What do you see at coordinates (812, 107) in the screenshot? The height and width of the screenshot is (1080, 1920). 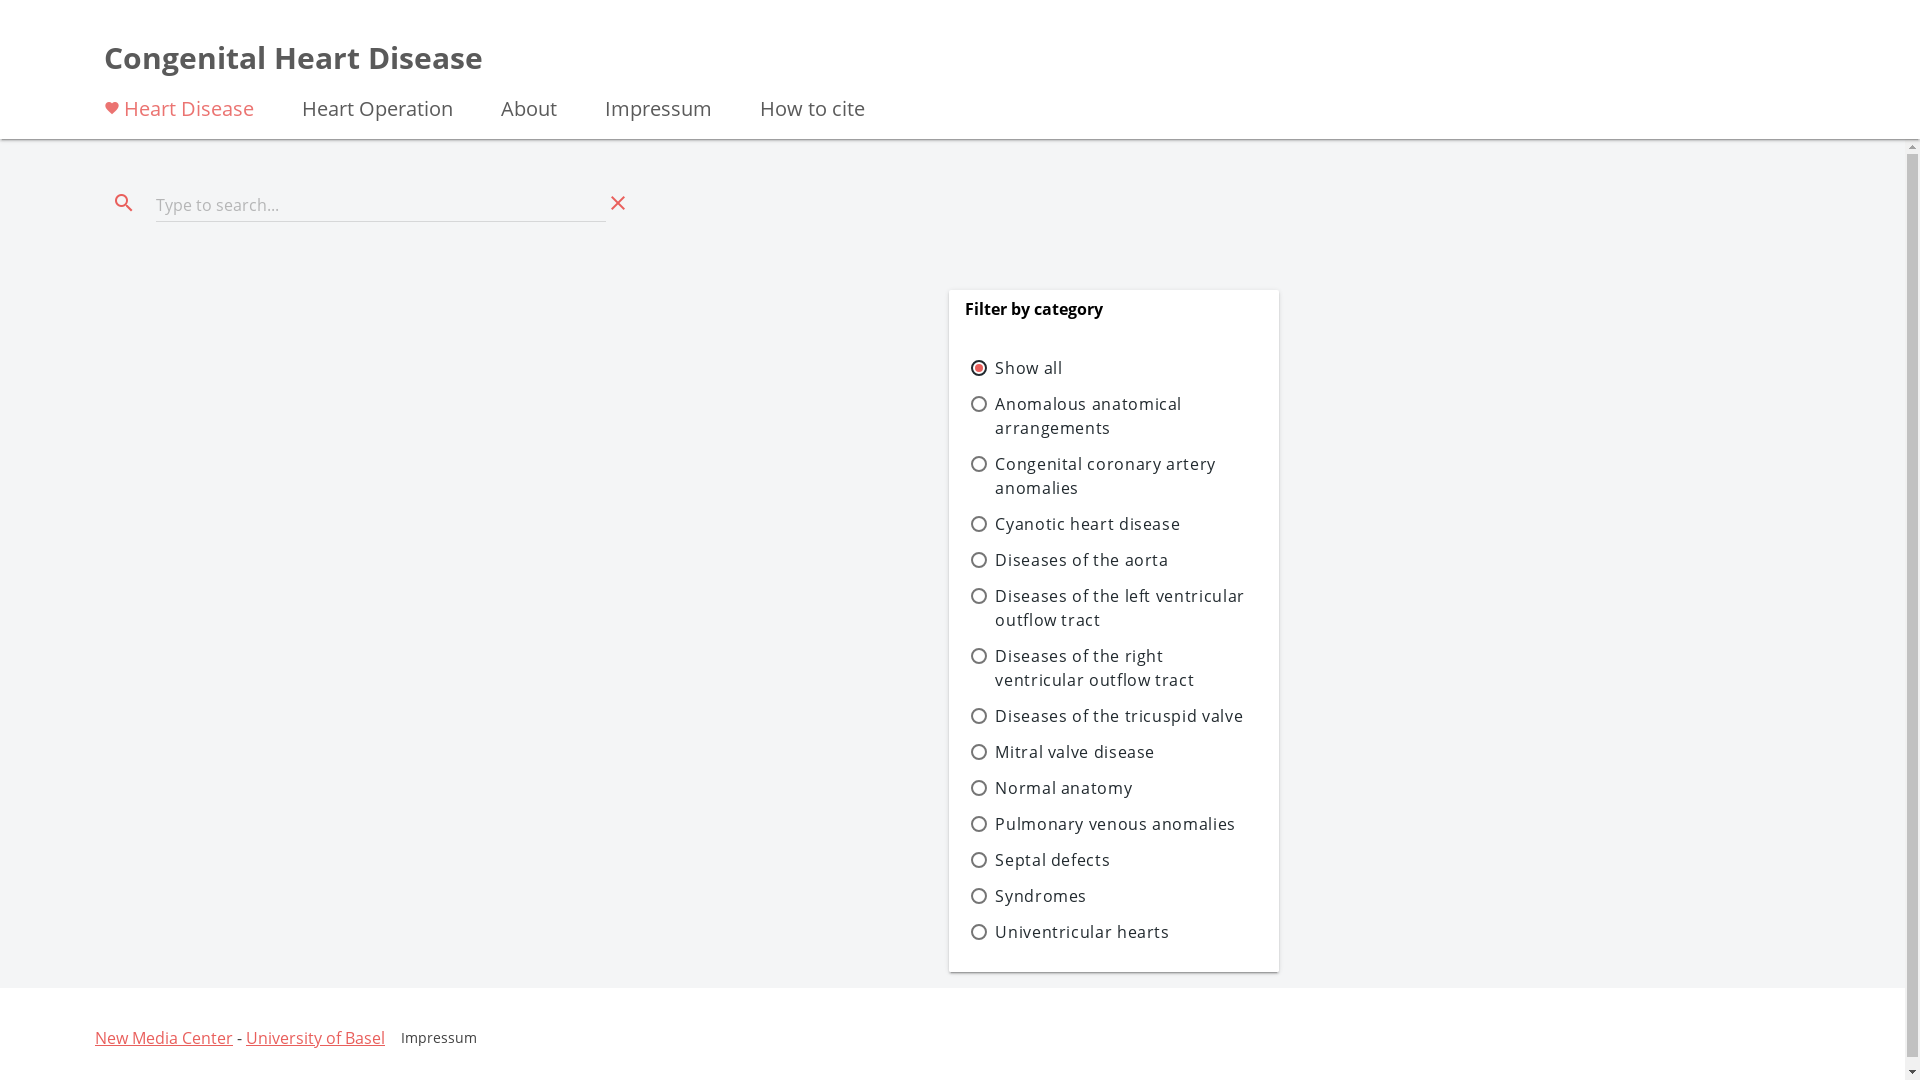 I see `'How to cite'` at bounding box center [812, 107].